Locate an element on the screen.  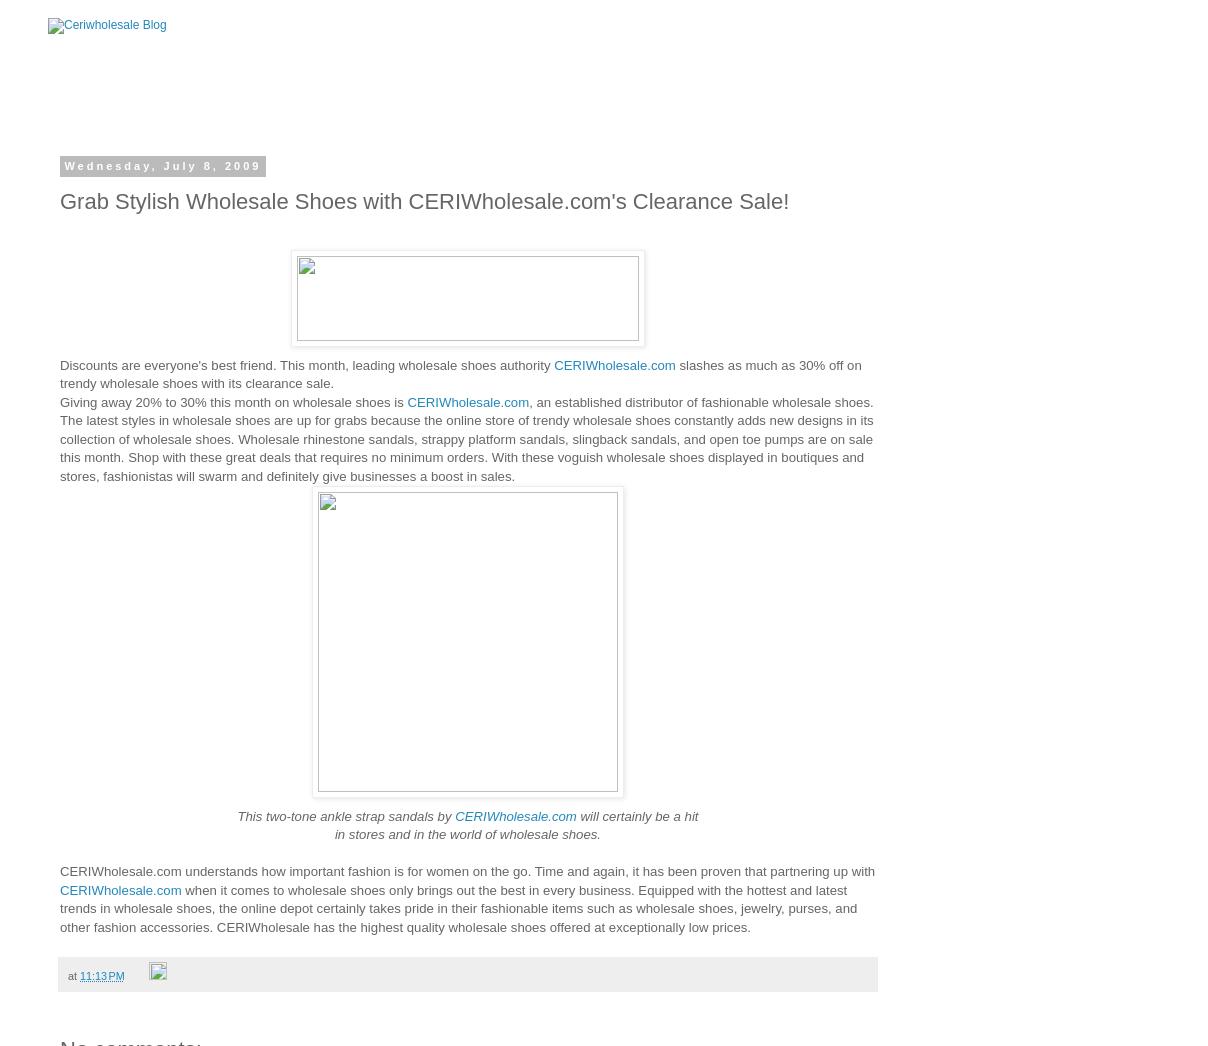
'CERIWholesale.com understands how important fashion is for women on the go. Time and again, it has been proven that partnering up with' is located at coordinates (59, 870).